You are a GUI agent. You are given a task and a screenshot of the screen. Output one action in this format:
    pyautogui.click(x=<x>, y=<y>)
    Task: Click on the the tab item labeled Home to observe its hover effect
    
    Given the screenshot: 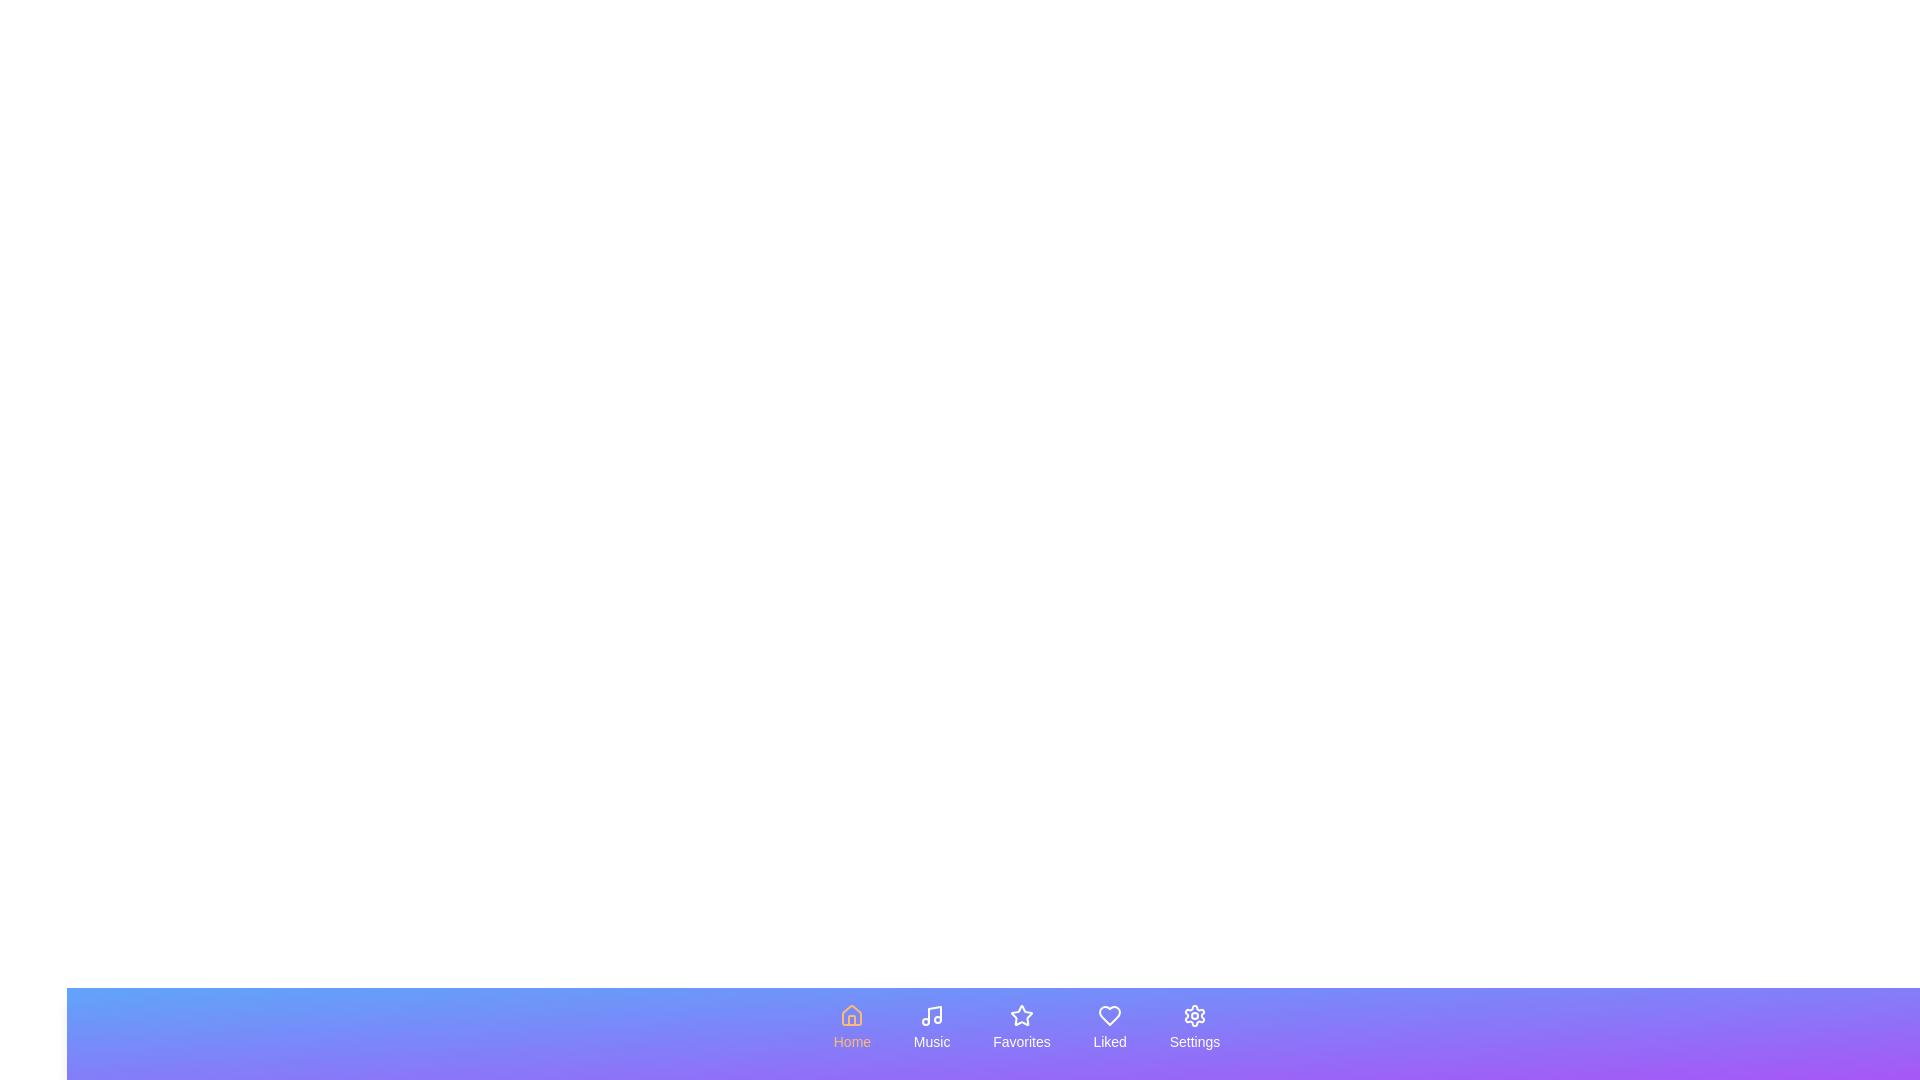 What is the action you would take?
    pyautogui.click(x=851, y=1028)
    